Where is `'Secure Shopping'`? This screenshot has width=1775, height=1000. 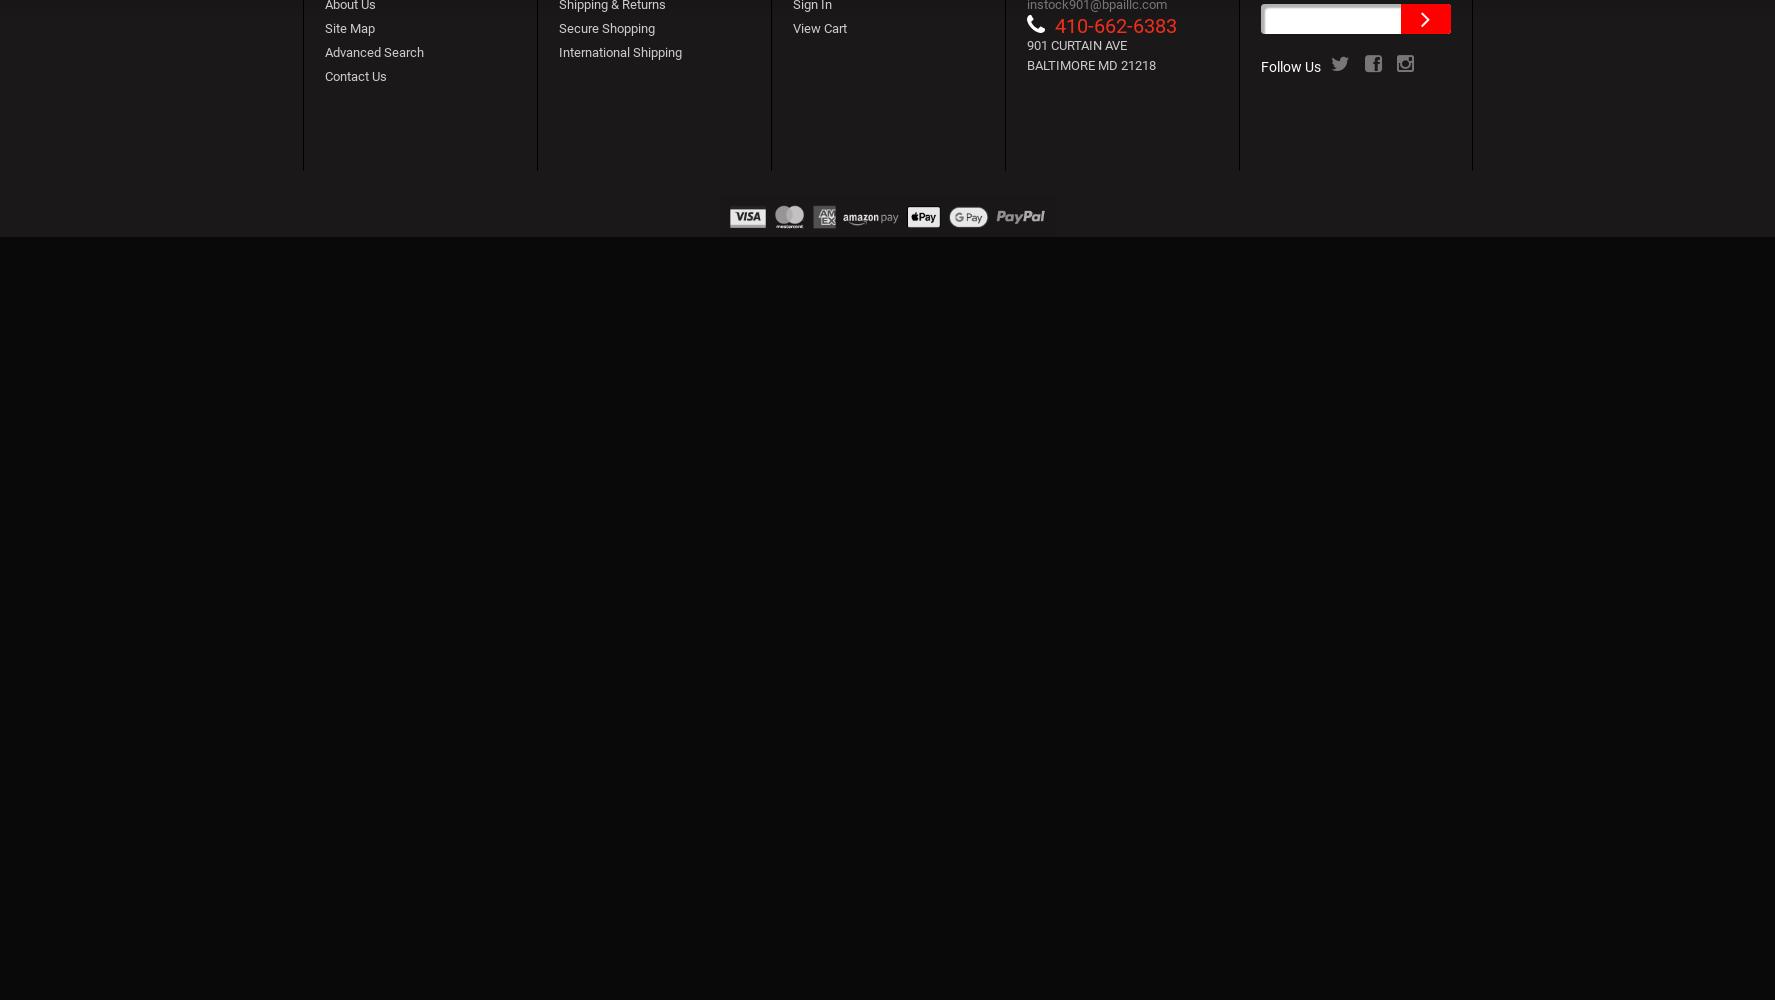 'Secure Shopping' is located at coordinates (605, 28).